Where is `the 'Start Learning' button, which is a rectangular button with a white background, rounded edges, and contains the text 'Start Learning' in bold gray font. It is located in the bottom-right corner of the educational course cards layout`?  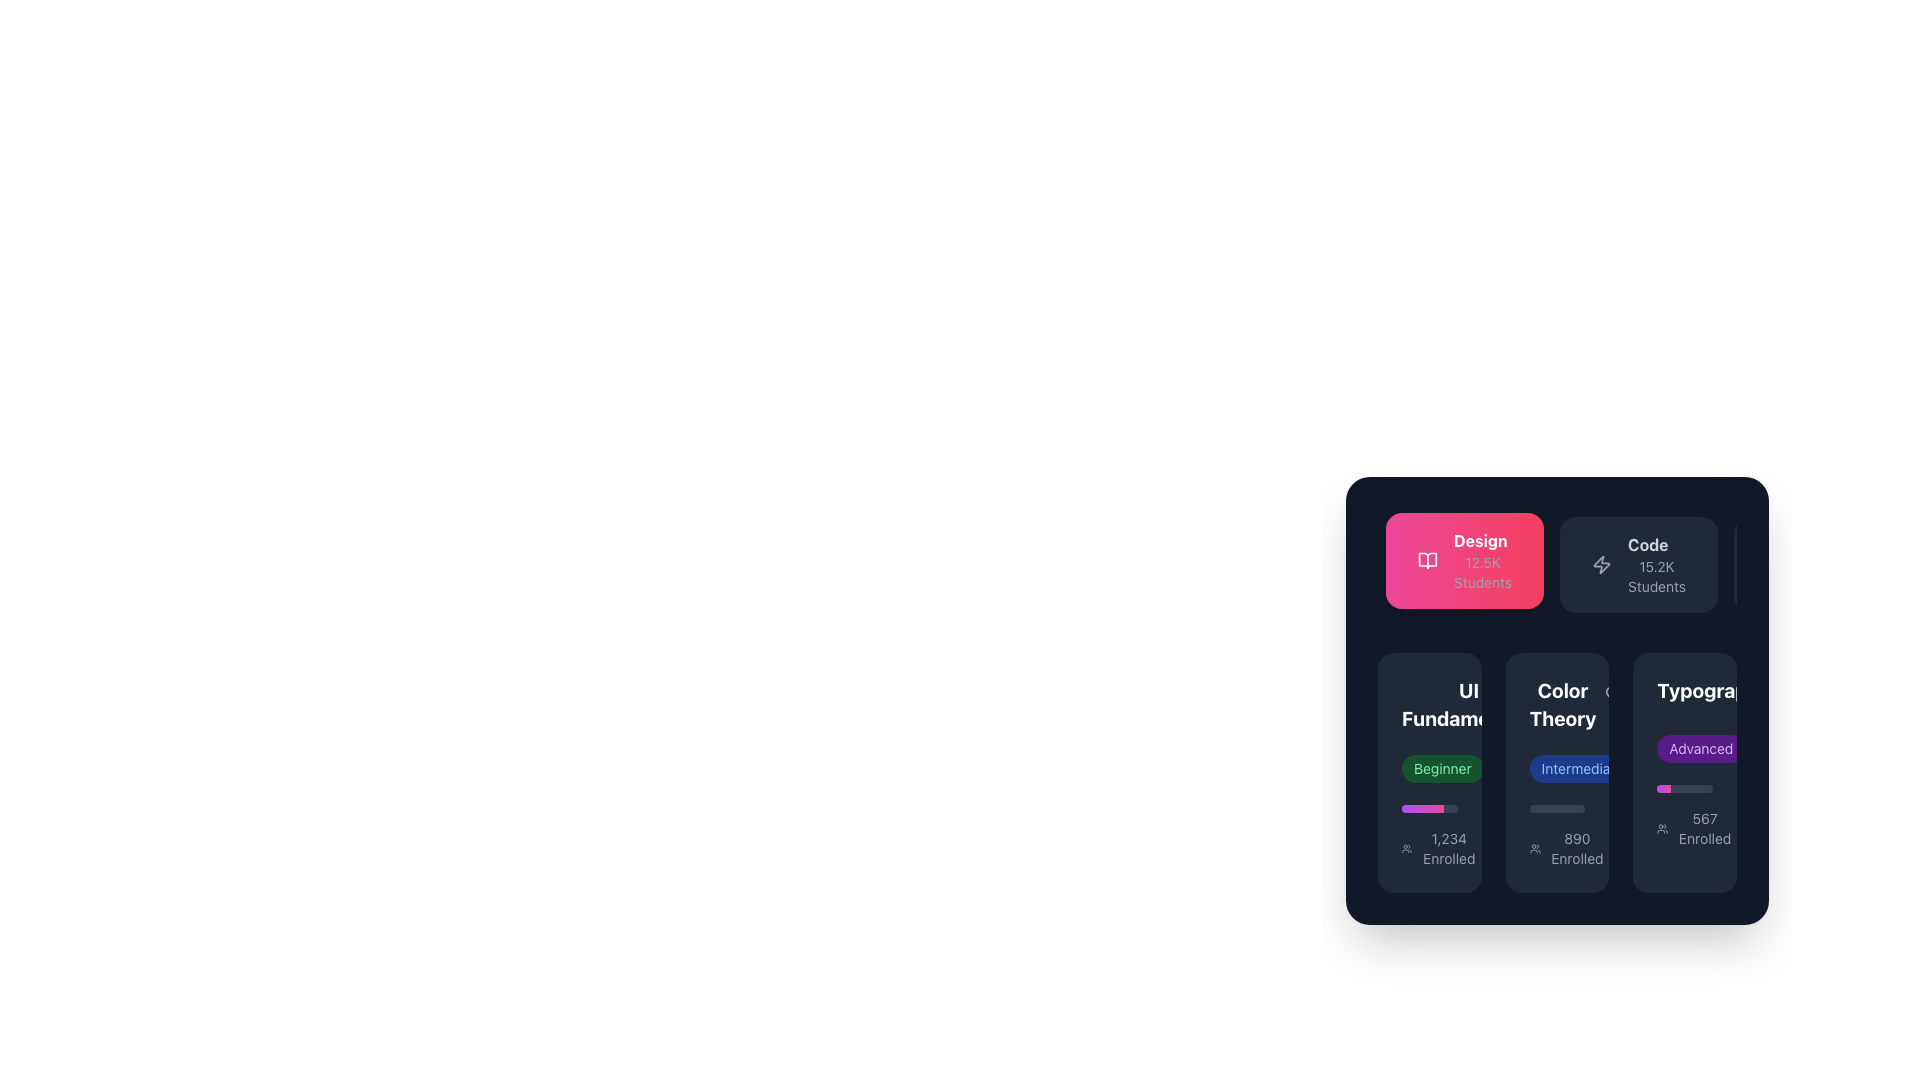
the 'Start Learning' button, which is a rectangular button with a white background, rounded edges, and contains the text 'Start Learning' in bold gray font. It is located in the bottom-right corner of the educational course cards layout is located at coordinates (1684, 771).